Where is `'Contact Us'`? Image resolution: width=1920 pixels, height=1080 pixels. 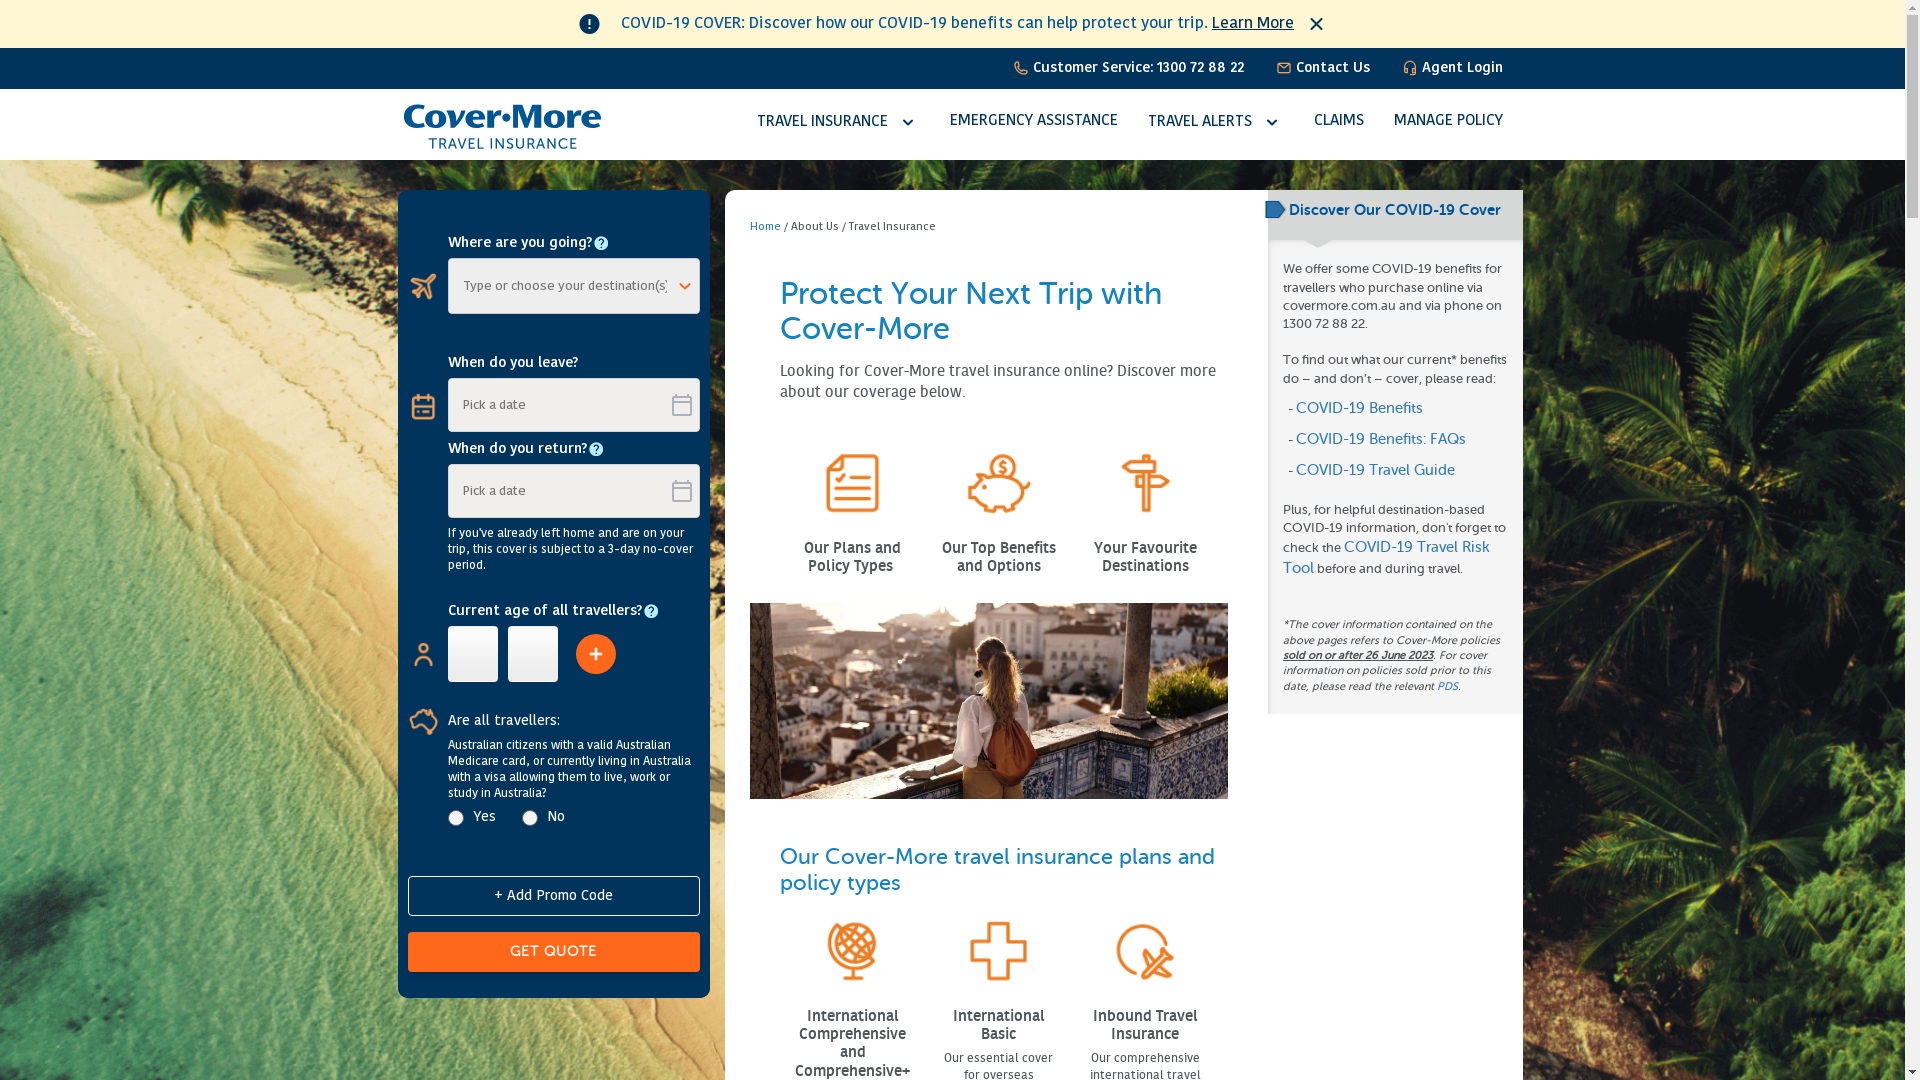
'Contact Us' is located at coordinates (1323, 67).